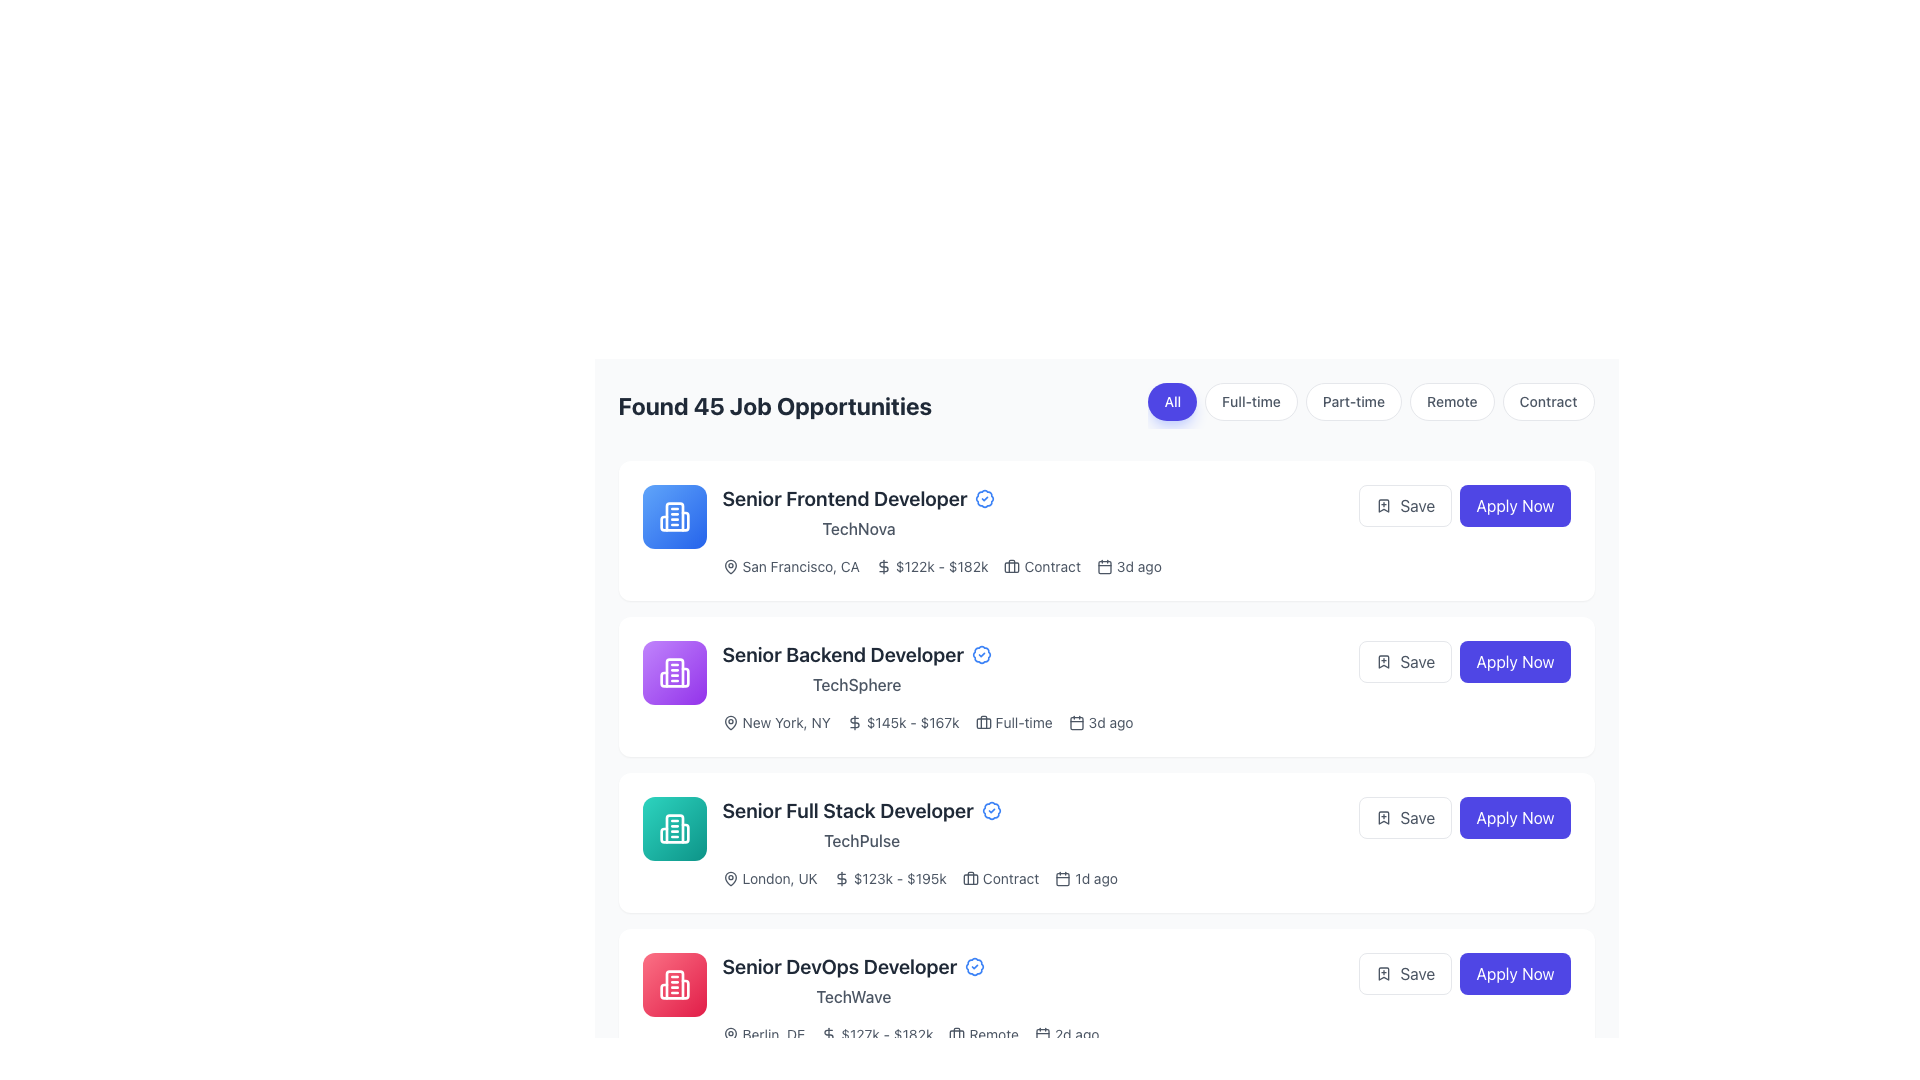  I want to click on the blue checkmark badge icon that serves as a visual confirmation indicator, located to the right of the 'Senior Full Stack Developer' text, so click(991, 810).